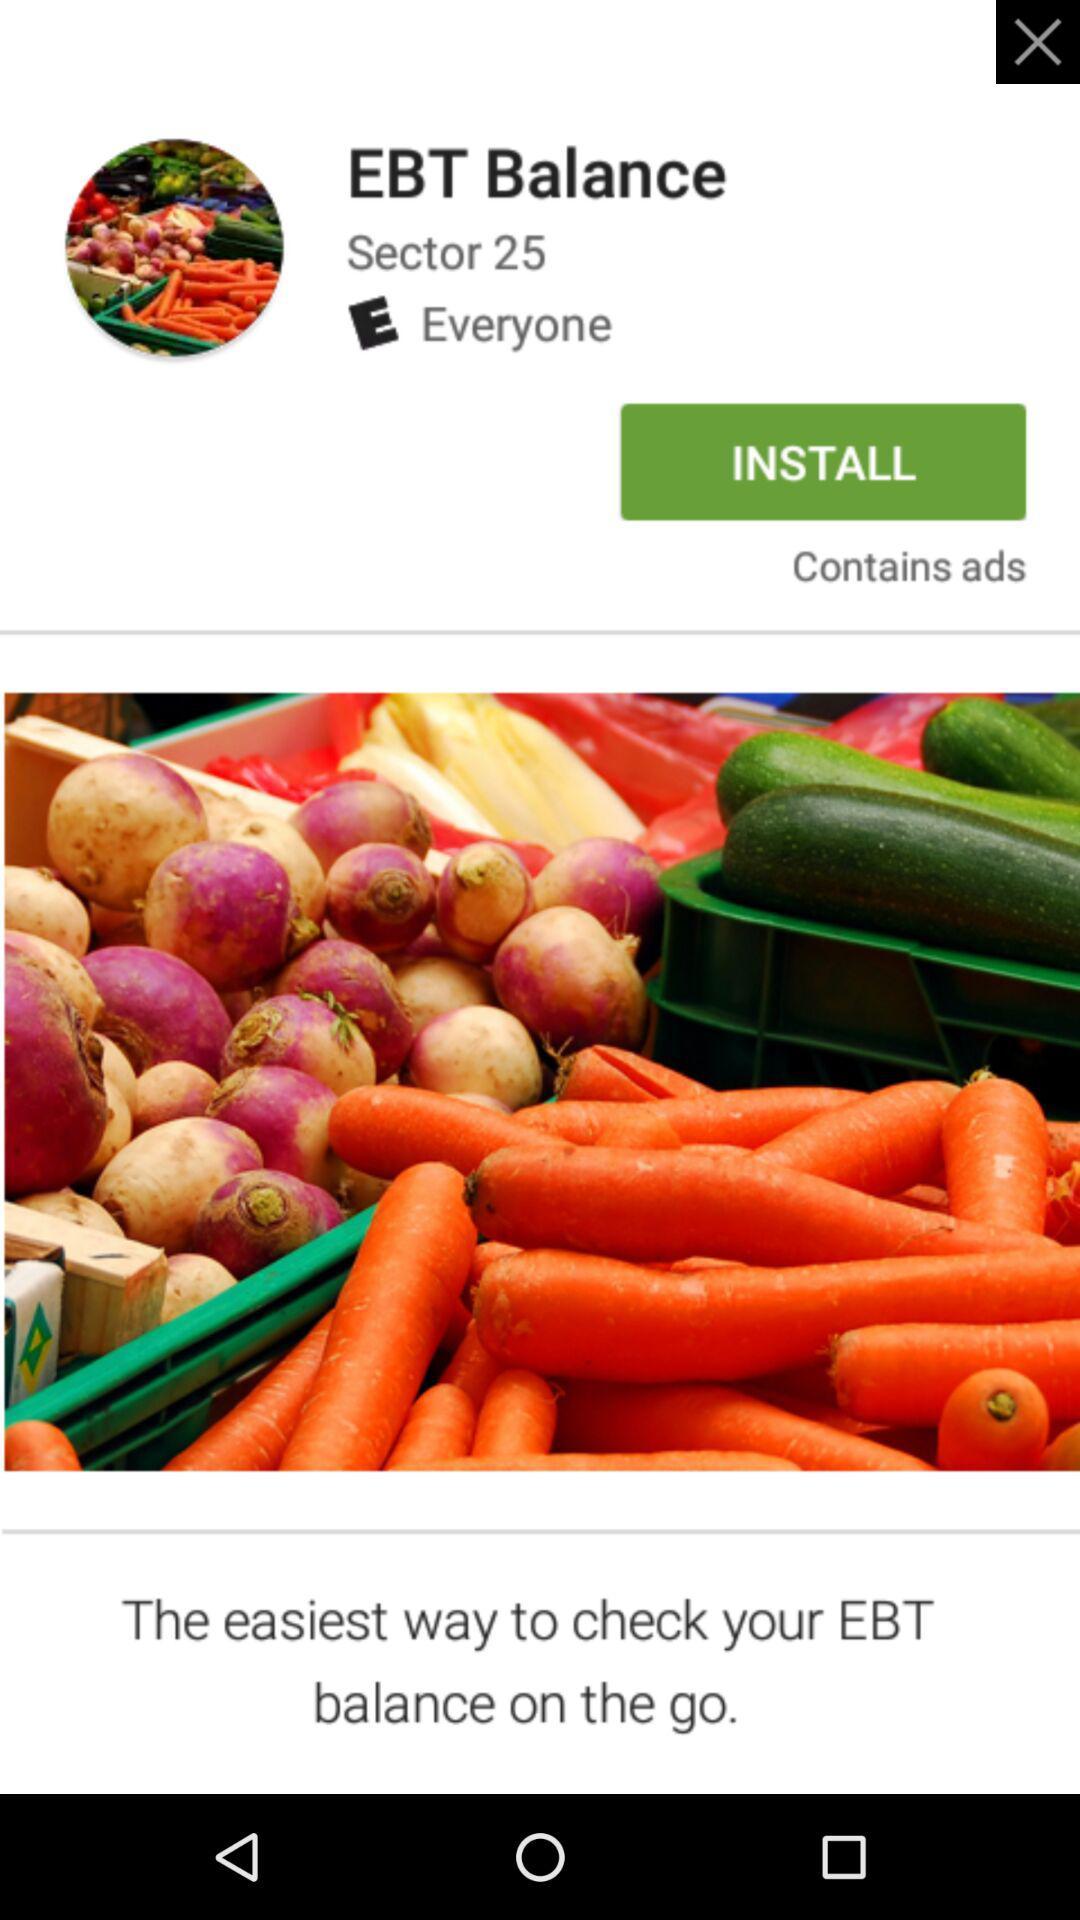  Describe the element at coordinates (1036, 44) in the screenshot. I see `the close icon` at that location.